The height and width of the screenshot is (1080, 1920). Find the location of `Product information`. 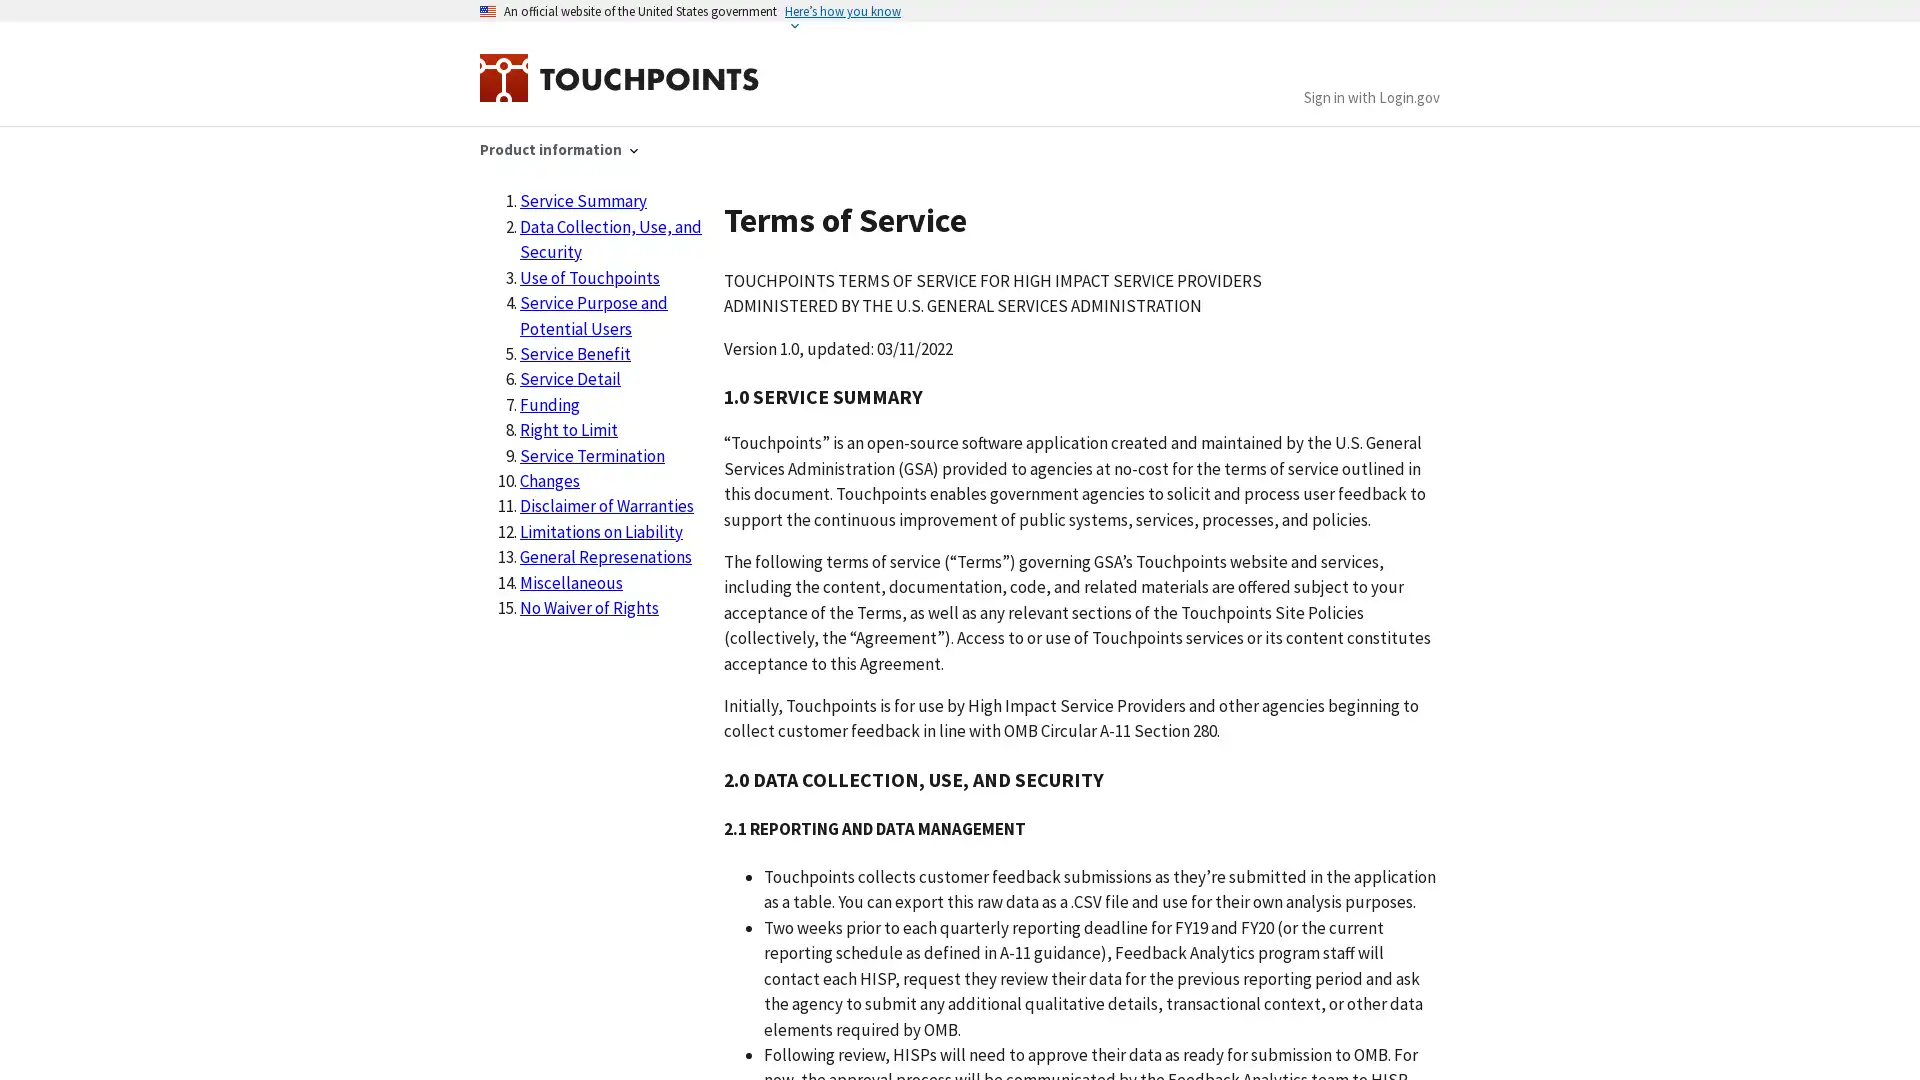

Product information is located at coordinates (558, 148).